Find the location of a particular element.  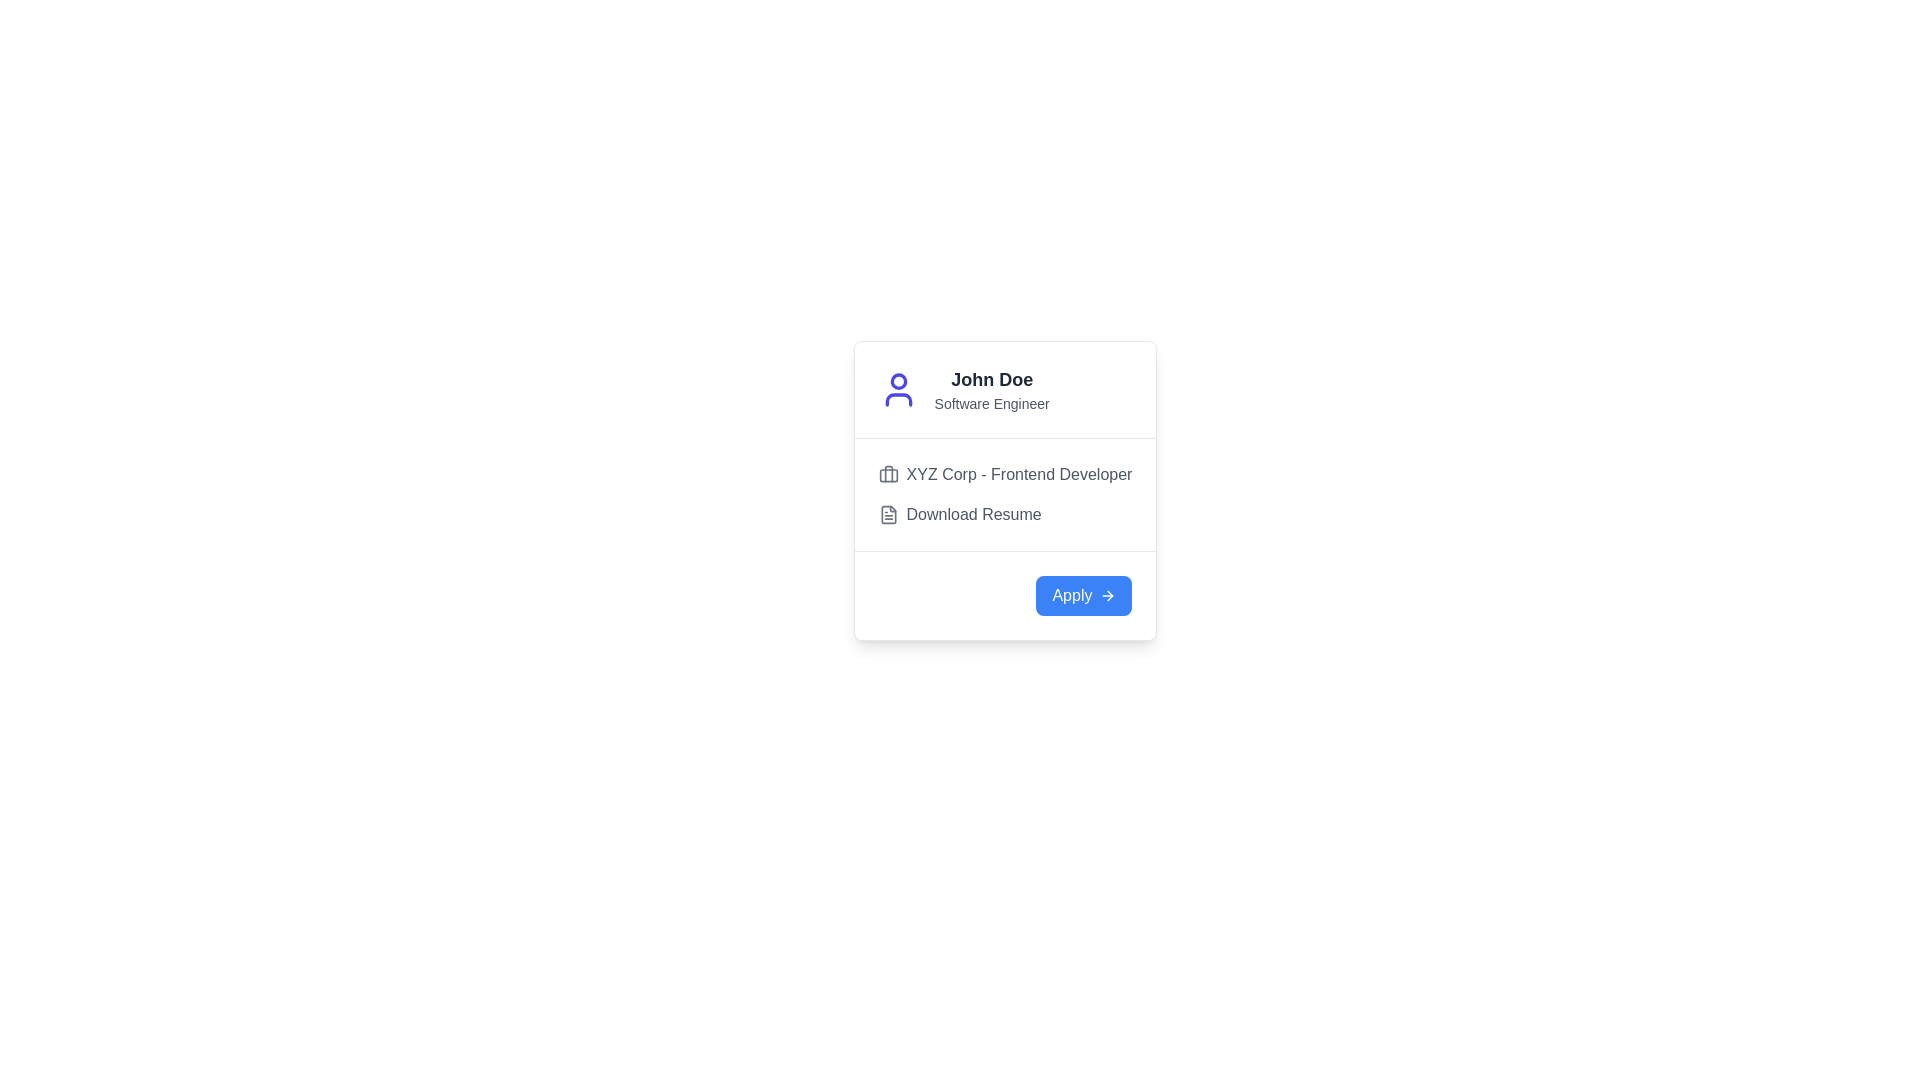

the job title and company name text element, which is positioned in the upper-middle section of the layout, above the 'Download Resume' section is located at coordinates (1005, 474).